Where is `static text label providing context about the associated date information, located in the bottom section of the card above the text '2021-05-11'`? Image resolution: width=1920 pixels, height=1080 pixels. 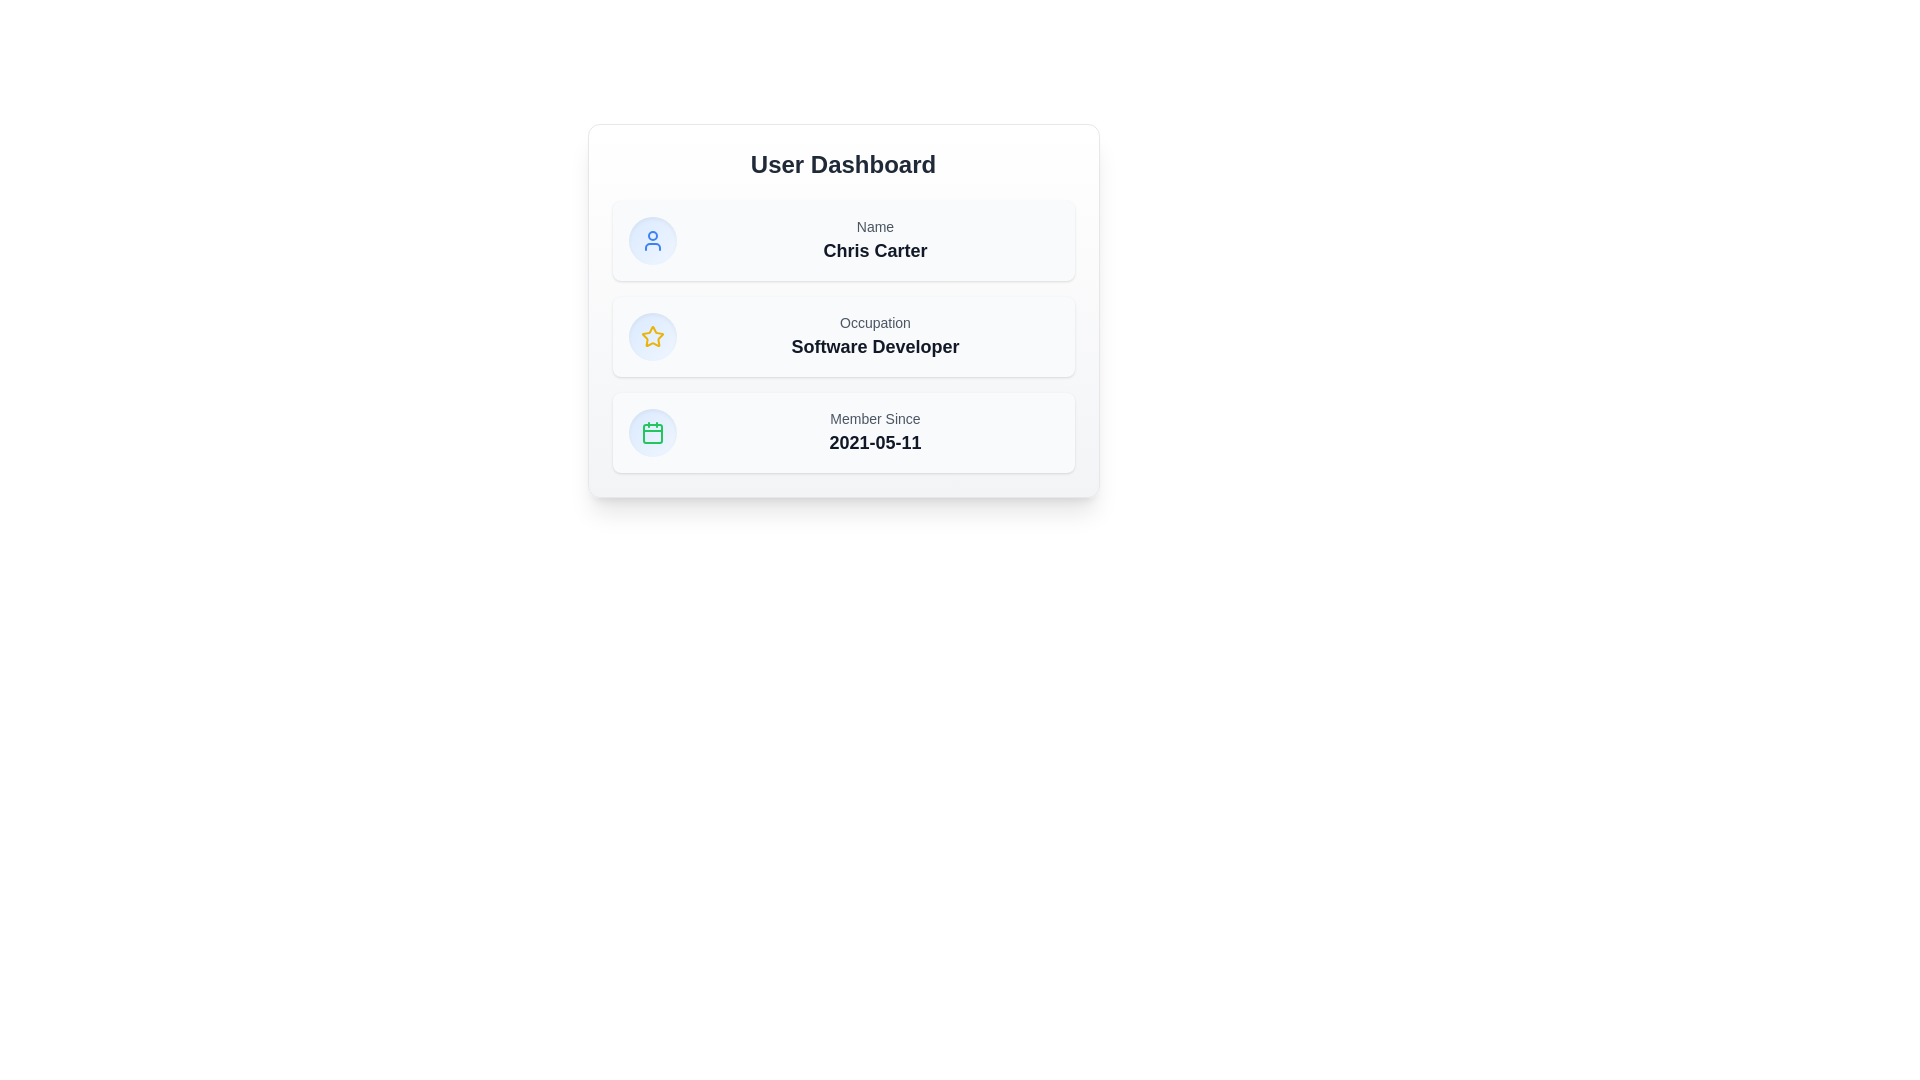
static text label providing context about the associated date information, located in the bottom section of the card above the text '2021-05-11' is located at coordinates (875, 418).